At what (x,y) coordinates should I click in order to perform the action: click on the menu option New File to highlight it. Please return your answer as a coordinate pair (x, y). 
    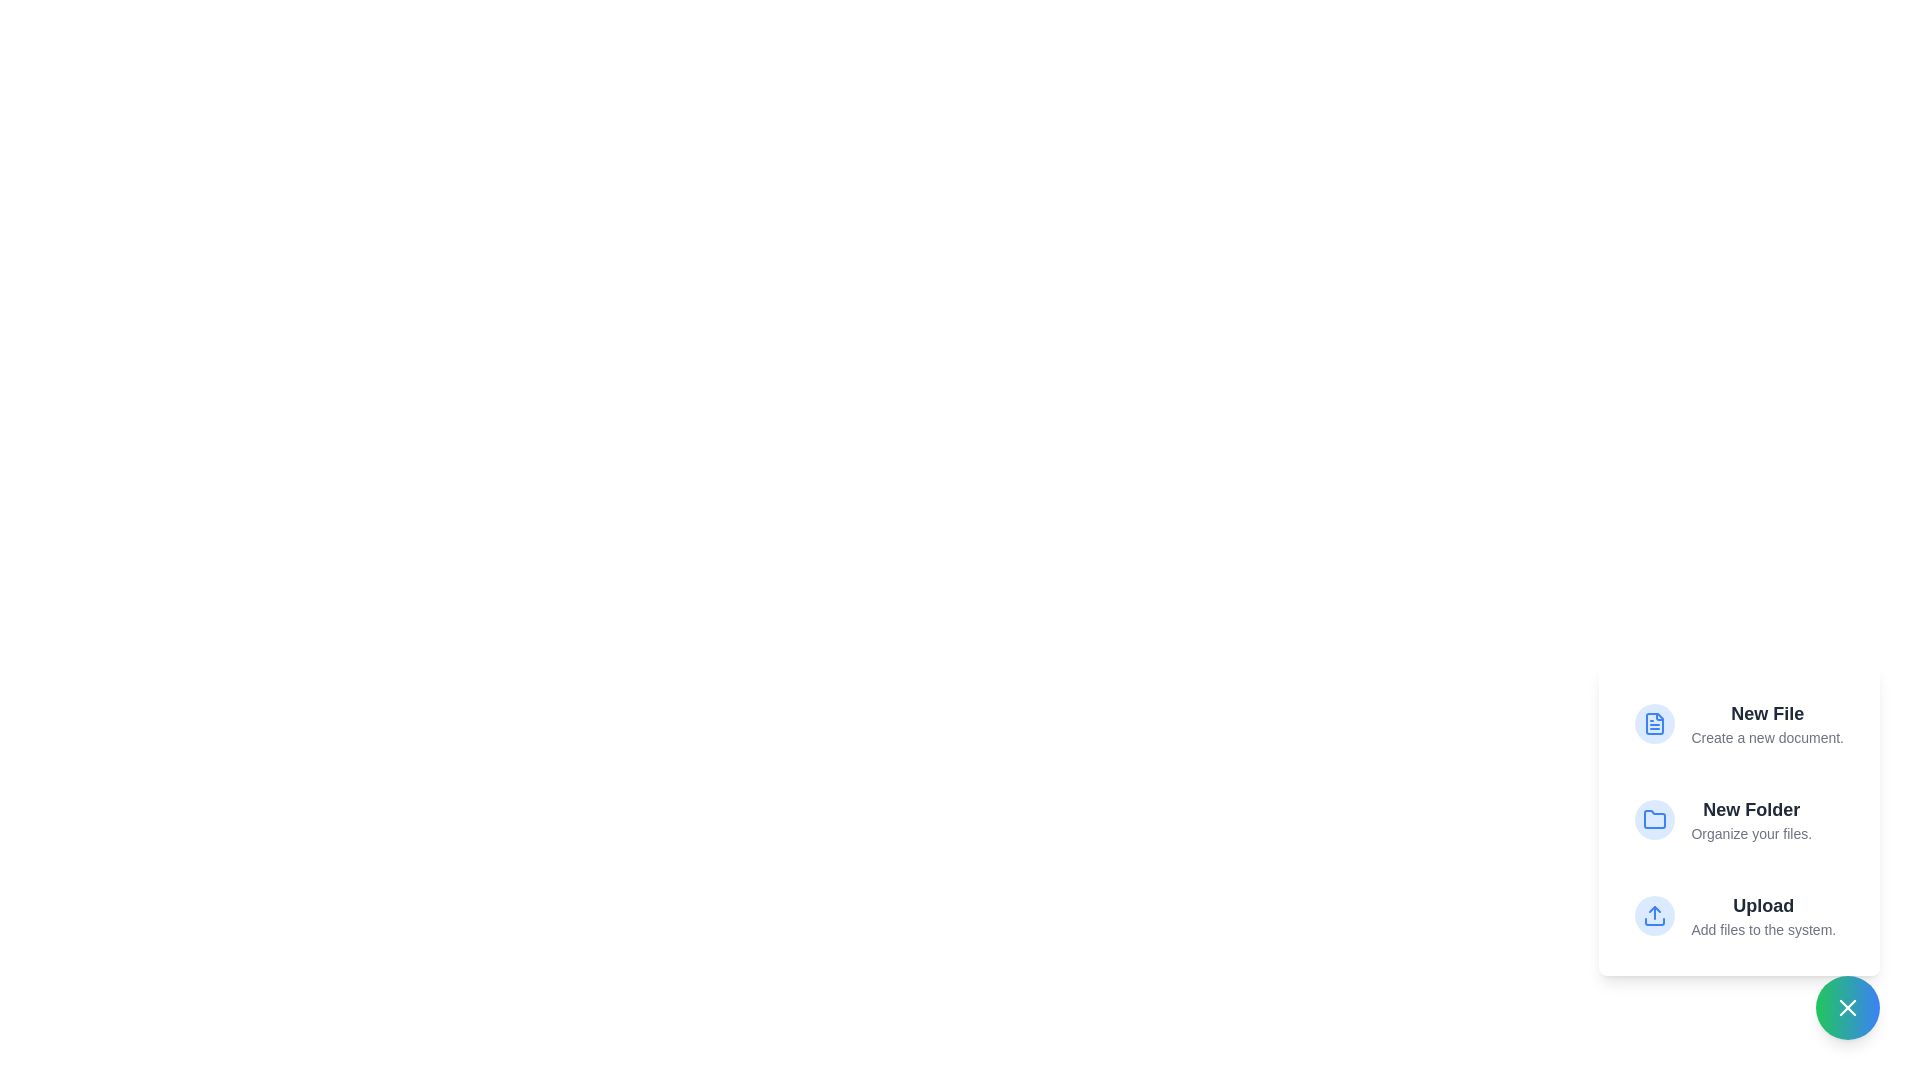
    Looking at the image, I should click on (1738, 724).